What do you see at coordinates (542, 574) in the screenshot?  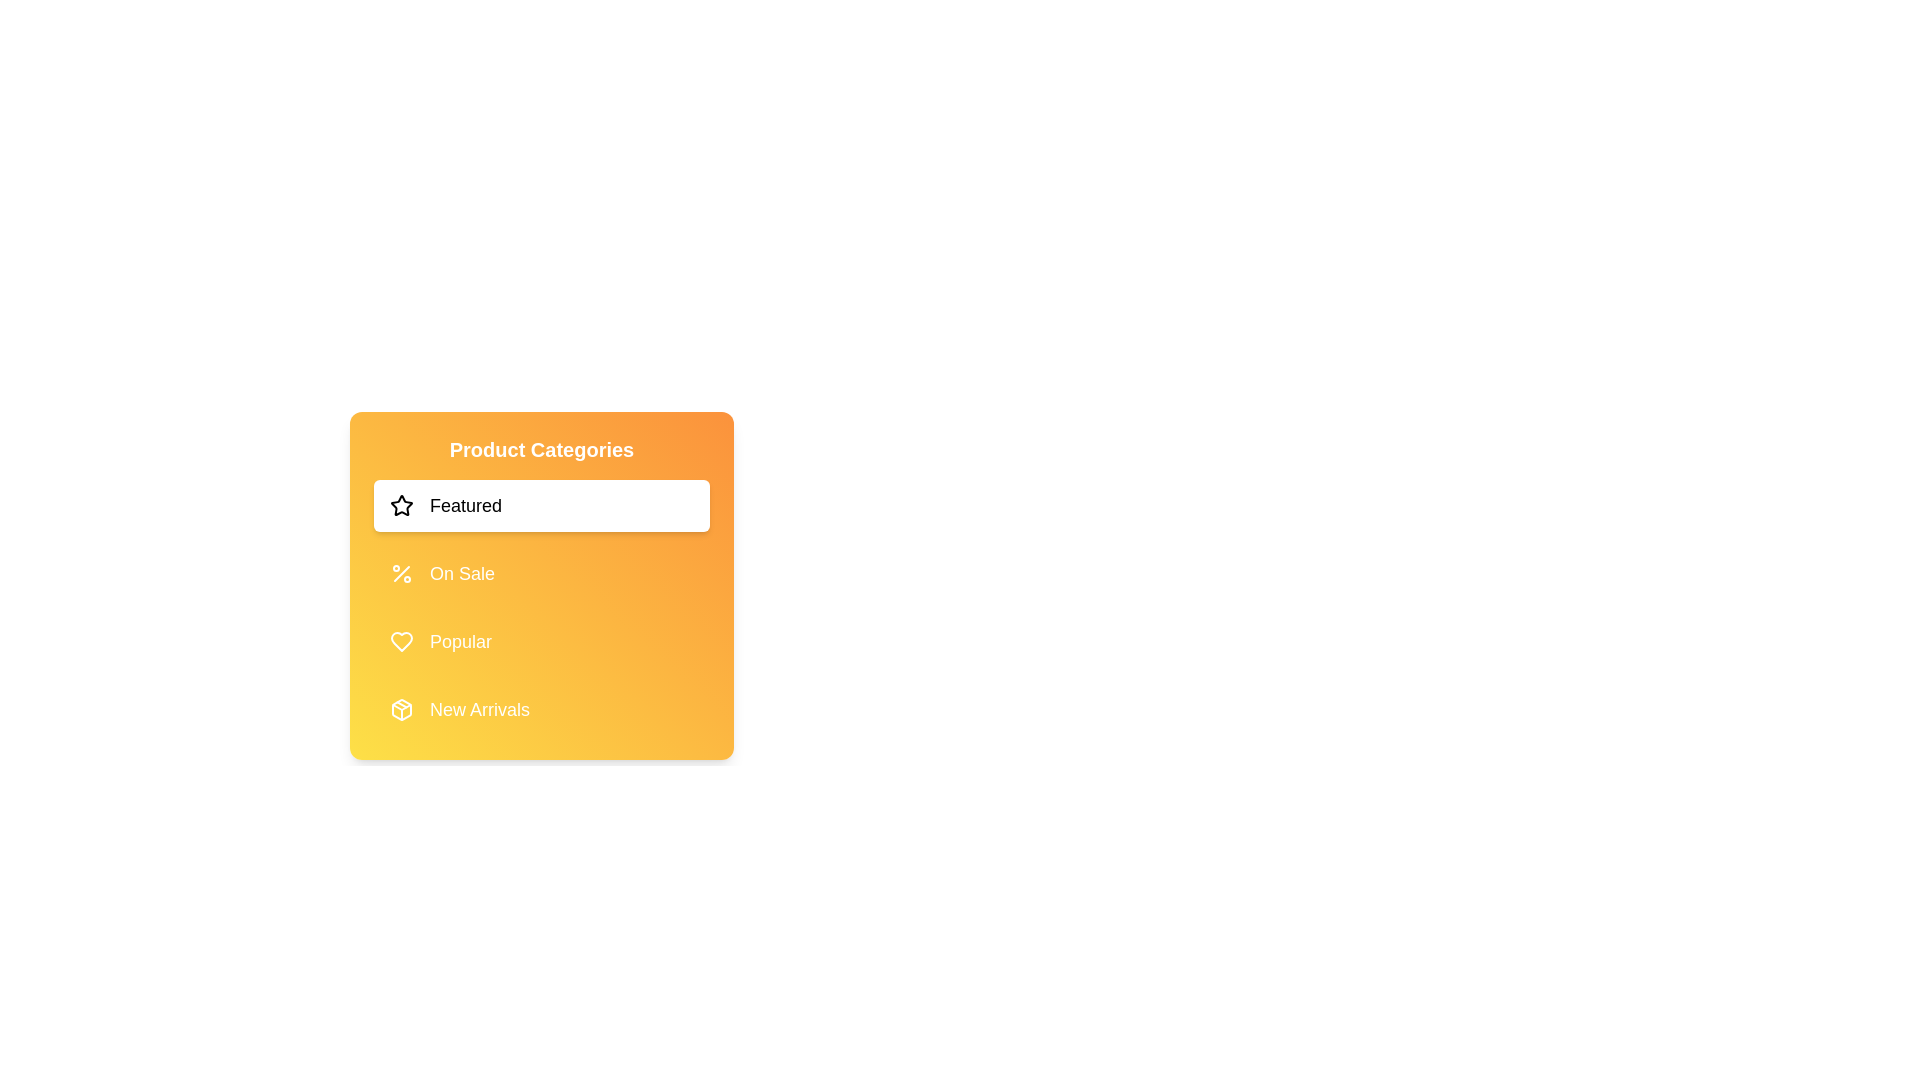 I see `the category On Sale` at bounding box center [542, 574].